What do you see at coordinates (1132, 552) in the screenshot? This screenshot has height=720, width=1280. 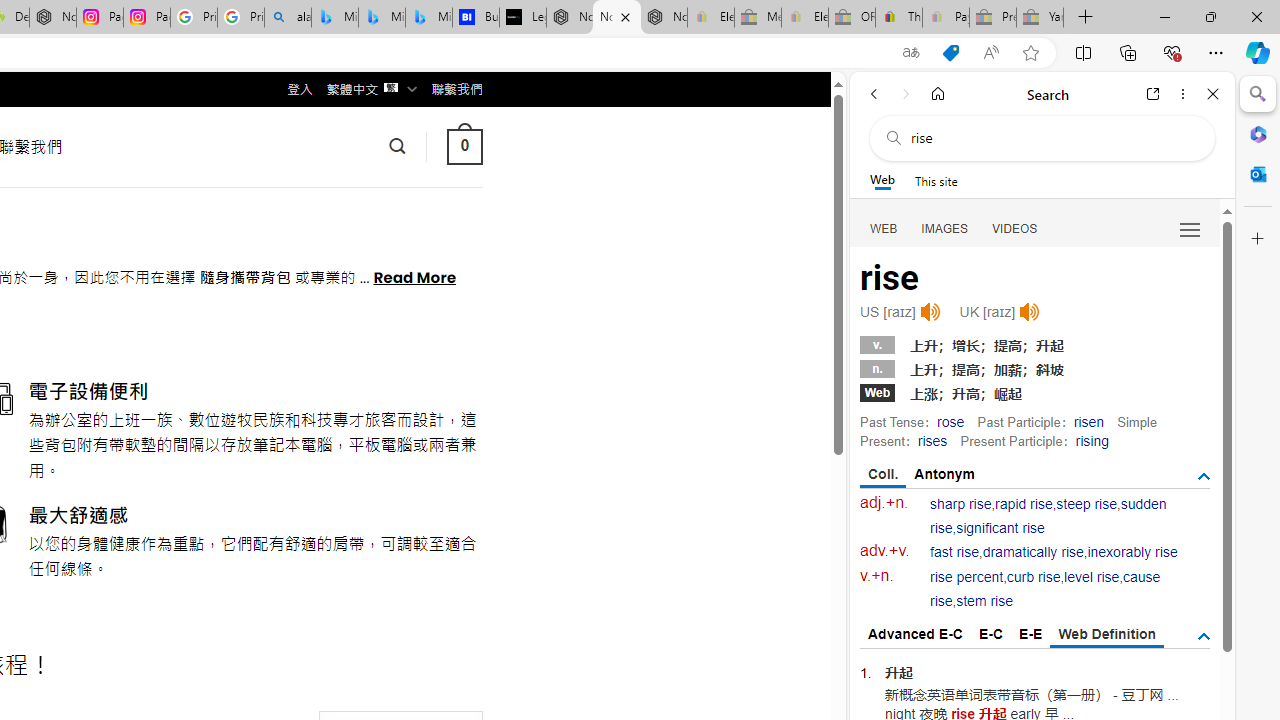 I see `'inexorably rise'` at bounding box center [1132, 552].